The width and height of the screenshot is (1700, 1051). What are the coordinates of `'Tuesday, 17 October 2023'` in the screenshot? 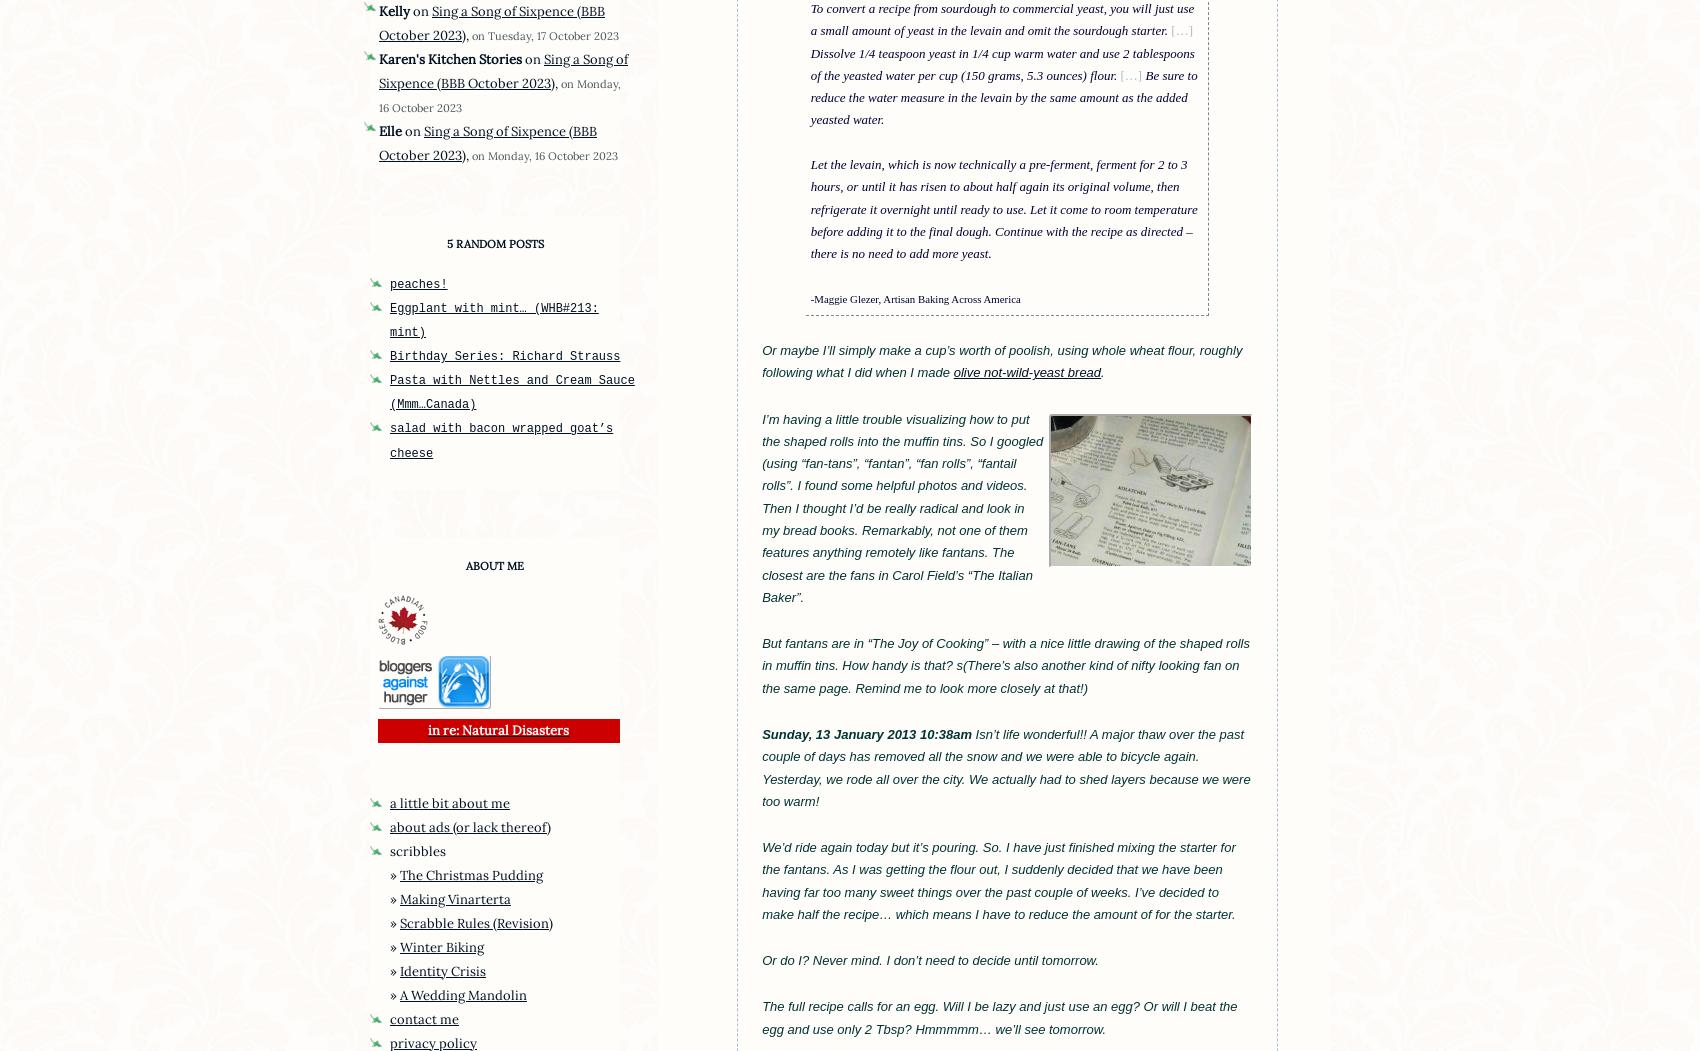 It's located at (488, 34).